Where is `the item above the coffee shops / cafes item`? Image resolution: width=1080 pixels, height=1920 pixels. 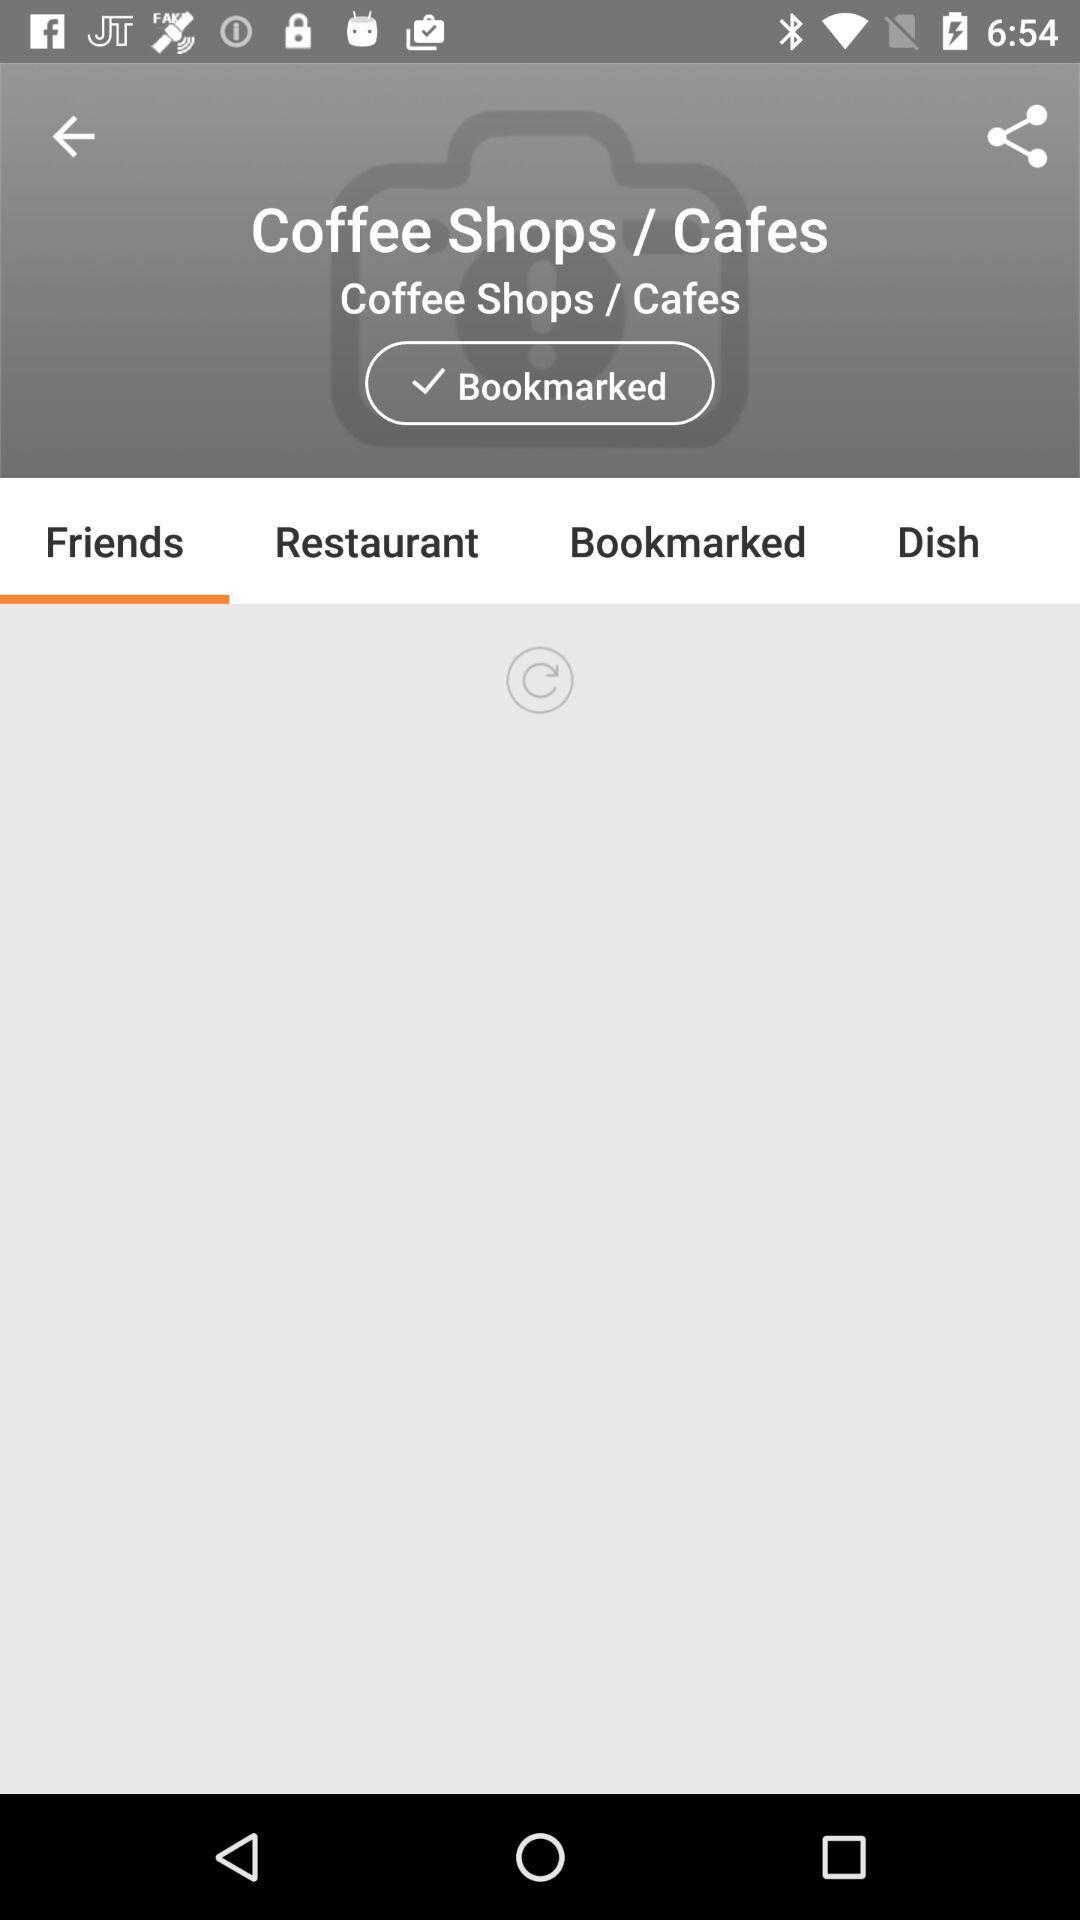
the item above the coffee shops / cafes item is located at coordinates (72, 135).